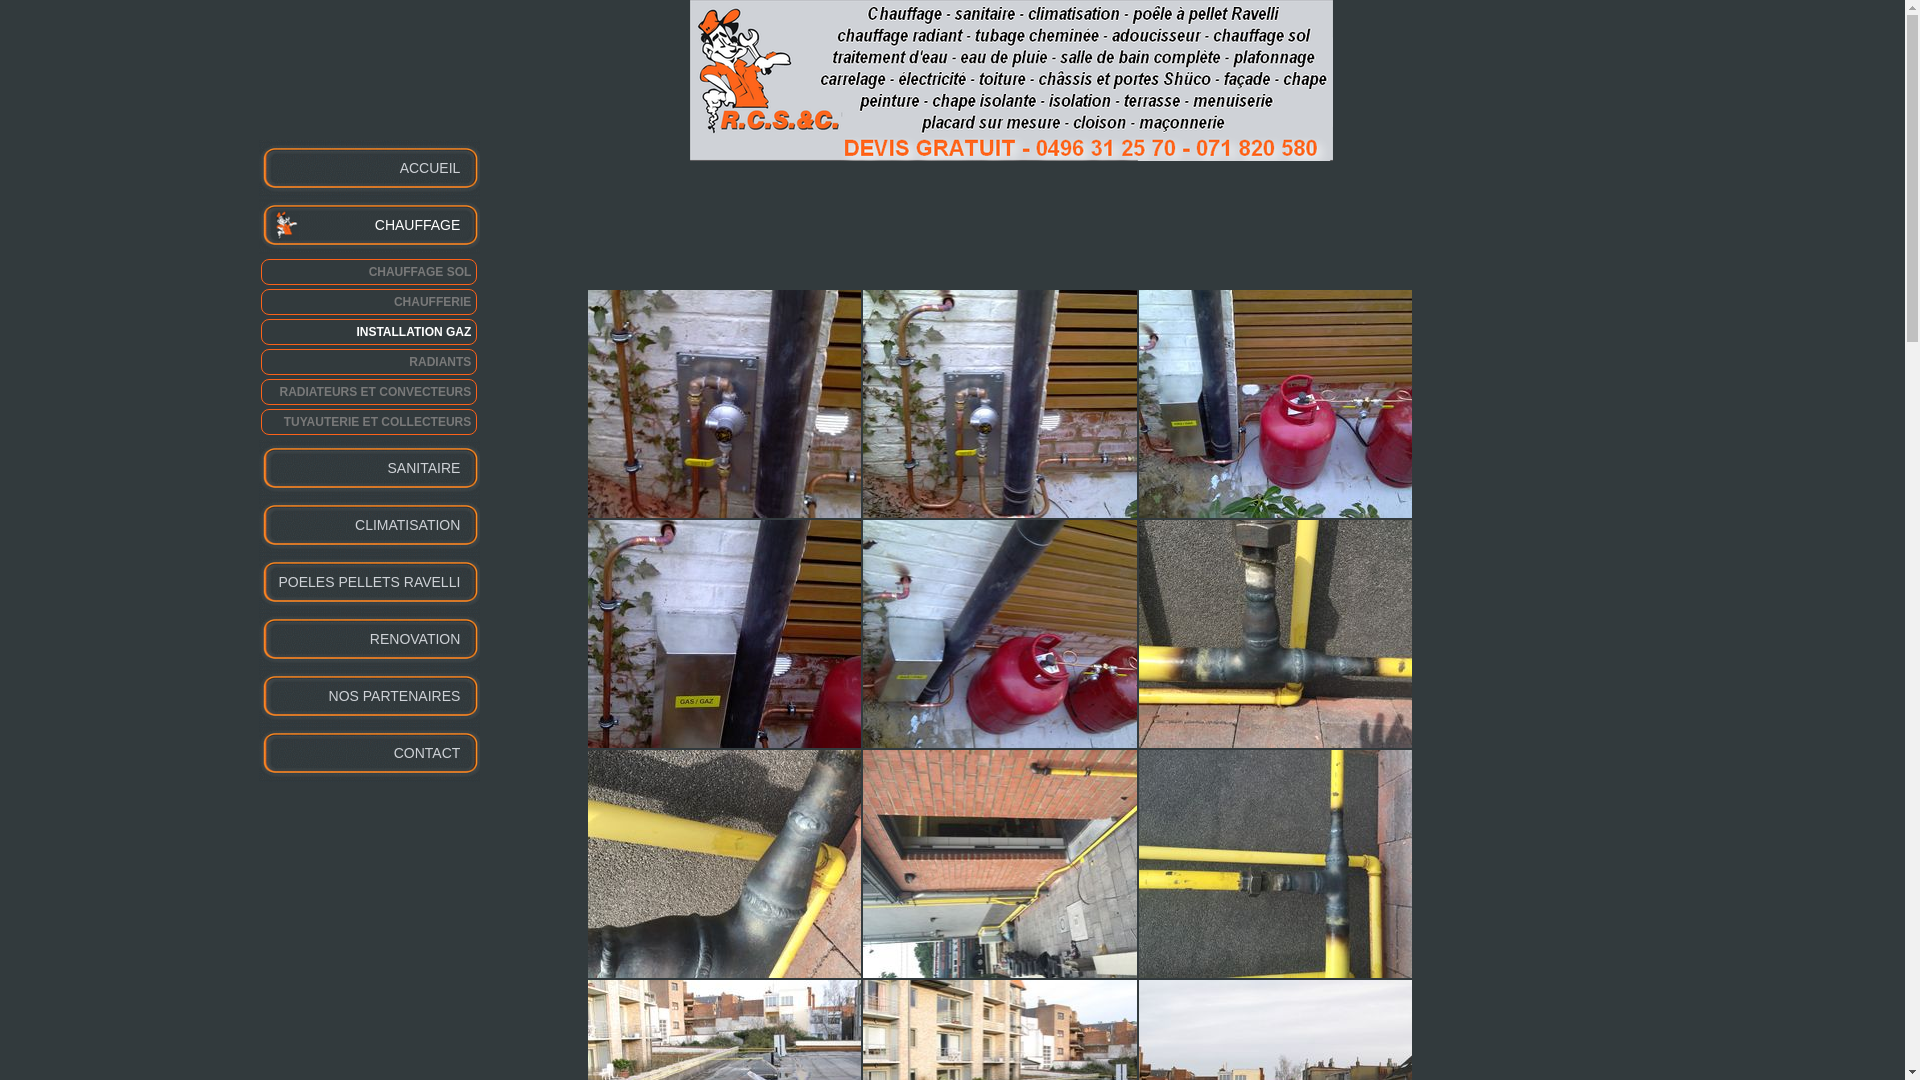 Image resolution: width=1920 pixels, height=1080 pixels. What do you see at coordinates (368, 330) in the screenshot?
I see `'INSTALLATION GAZ'` at bounding box center [368, 330].